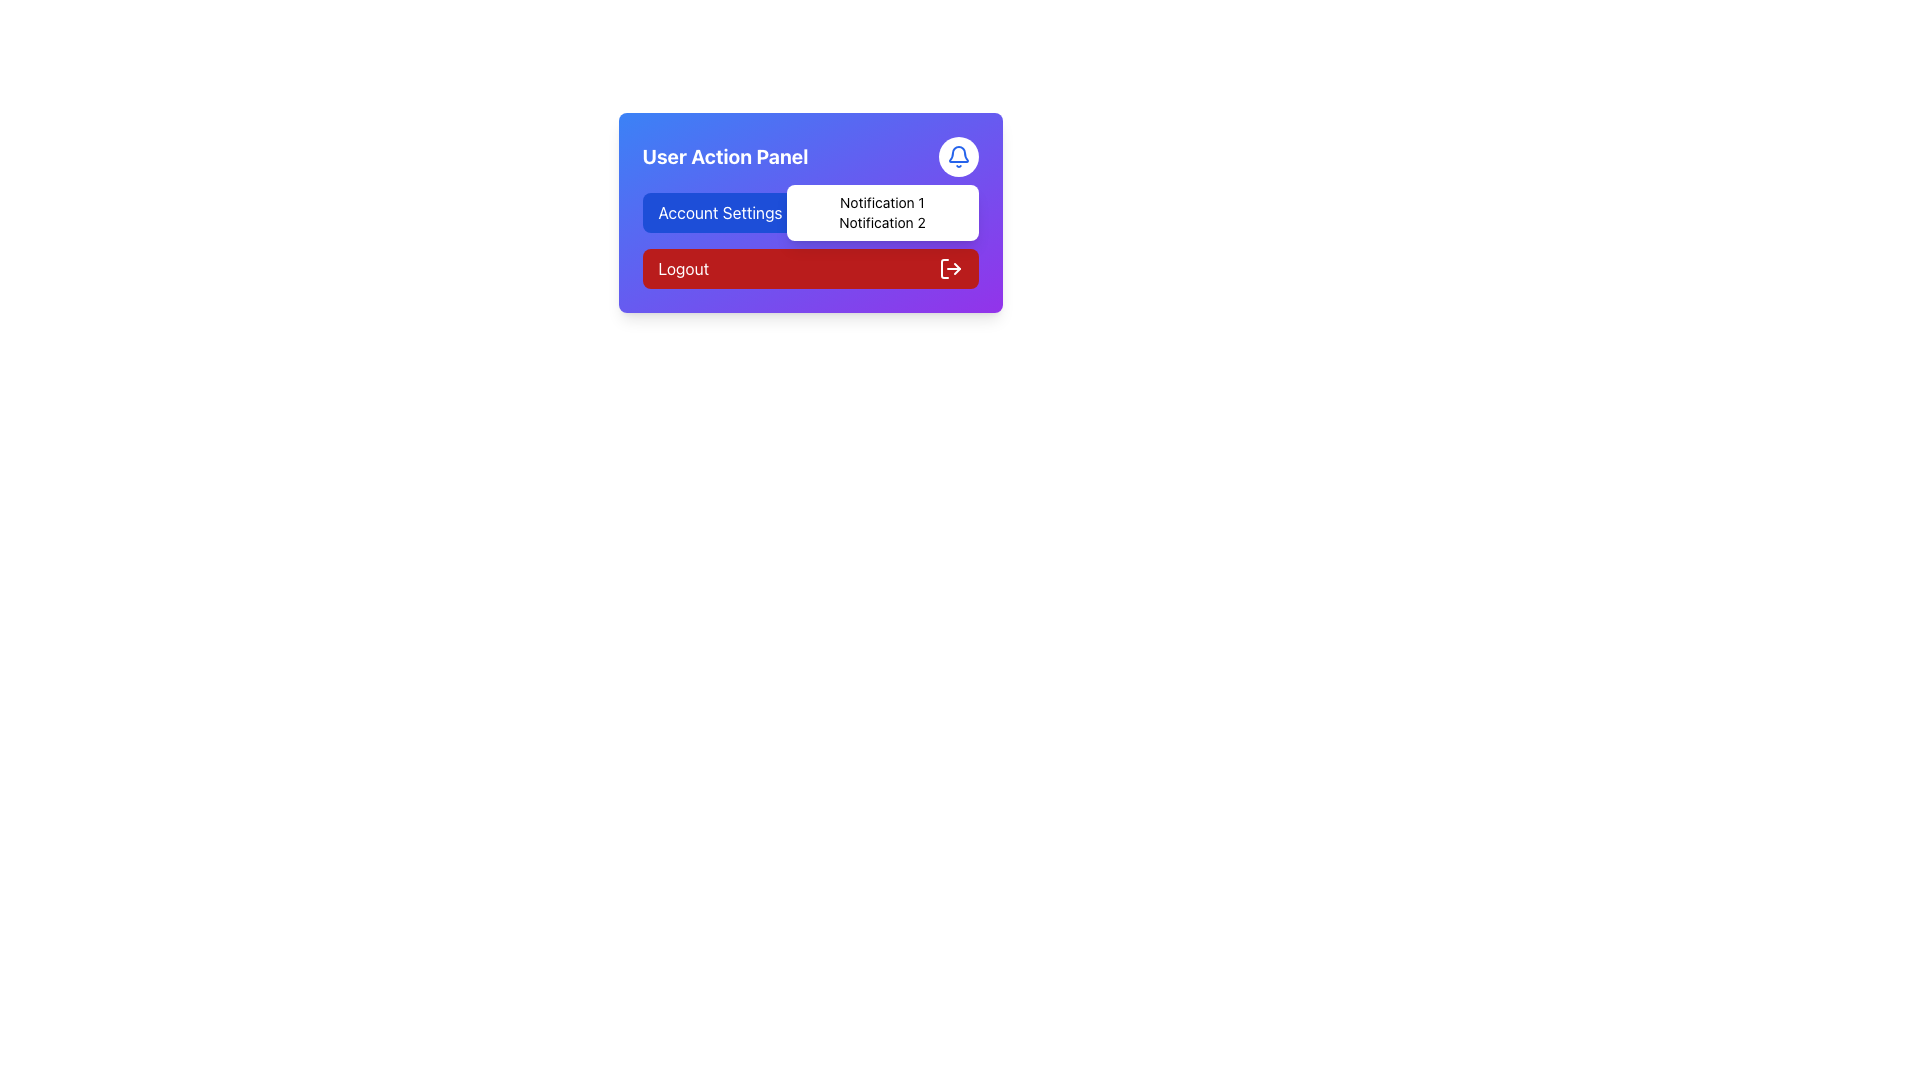 Image resolution: width=1920 pixels, height=1080 pixels. I want to click on the circular icon button with a blue notification bell, so click(957, 156).